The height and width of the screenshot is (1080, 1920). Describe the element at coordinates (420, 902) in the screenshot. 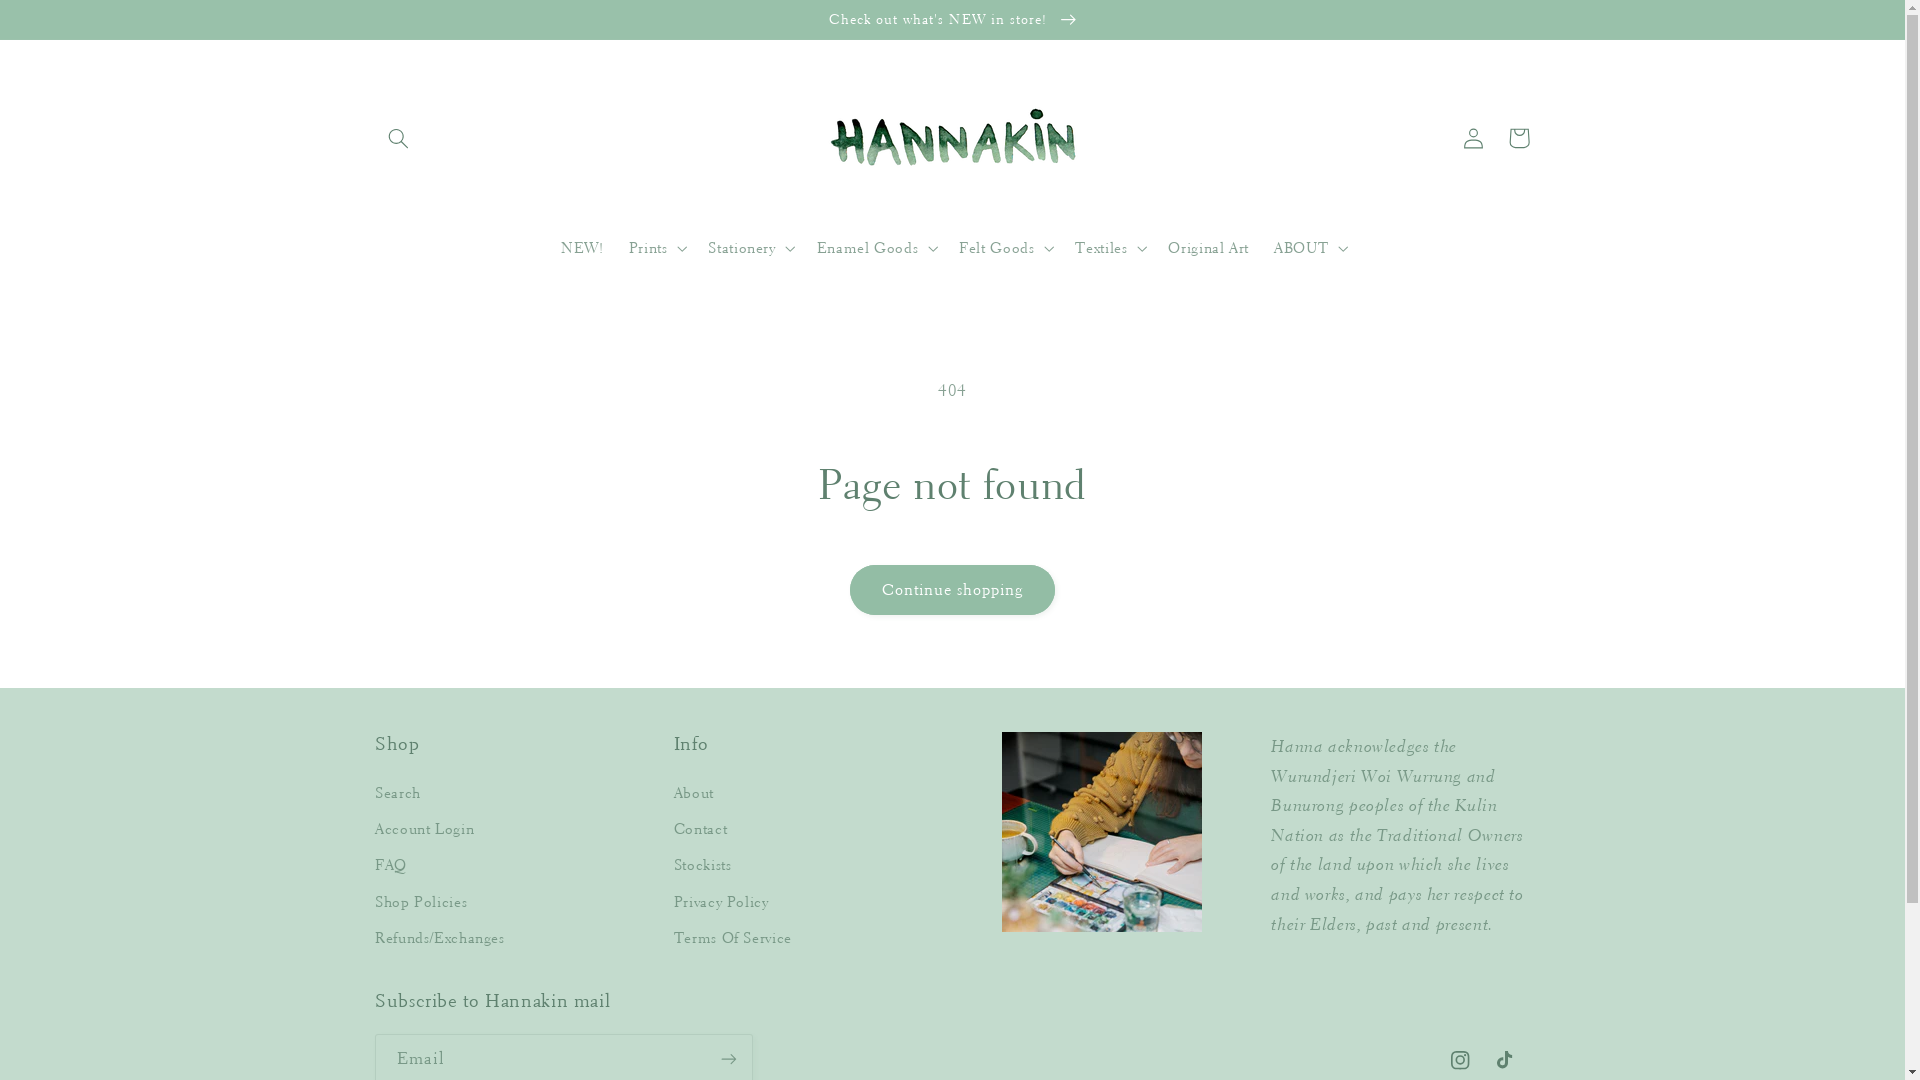

I see `'Shop Policies'` at that location.